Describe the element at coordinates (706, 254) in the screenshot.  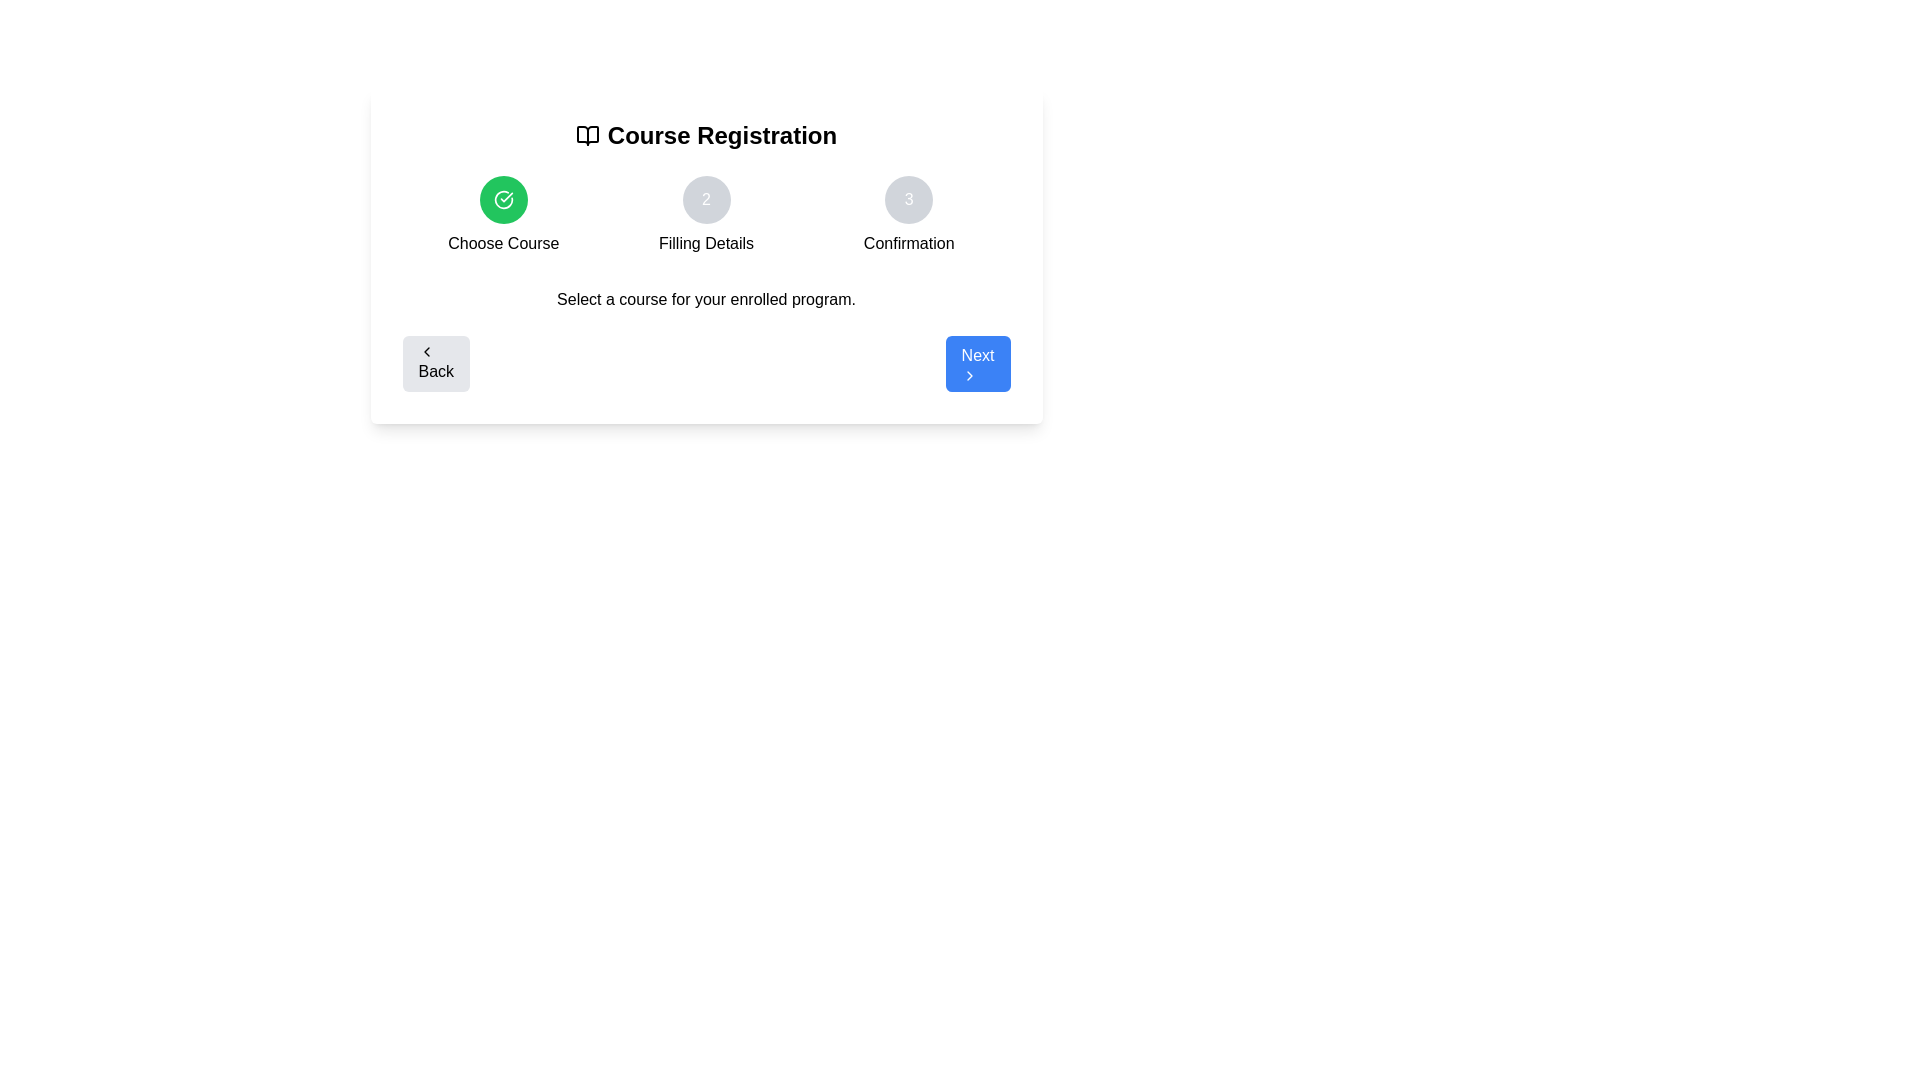
I see `the step progression by clicking on the Interactive wizard panel that guides users through the registration process` at that location.